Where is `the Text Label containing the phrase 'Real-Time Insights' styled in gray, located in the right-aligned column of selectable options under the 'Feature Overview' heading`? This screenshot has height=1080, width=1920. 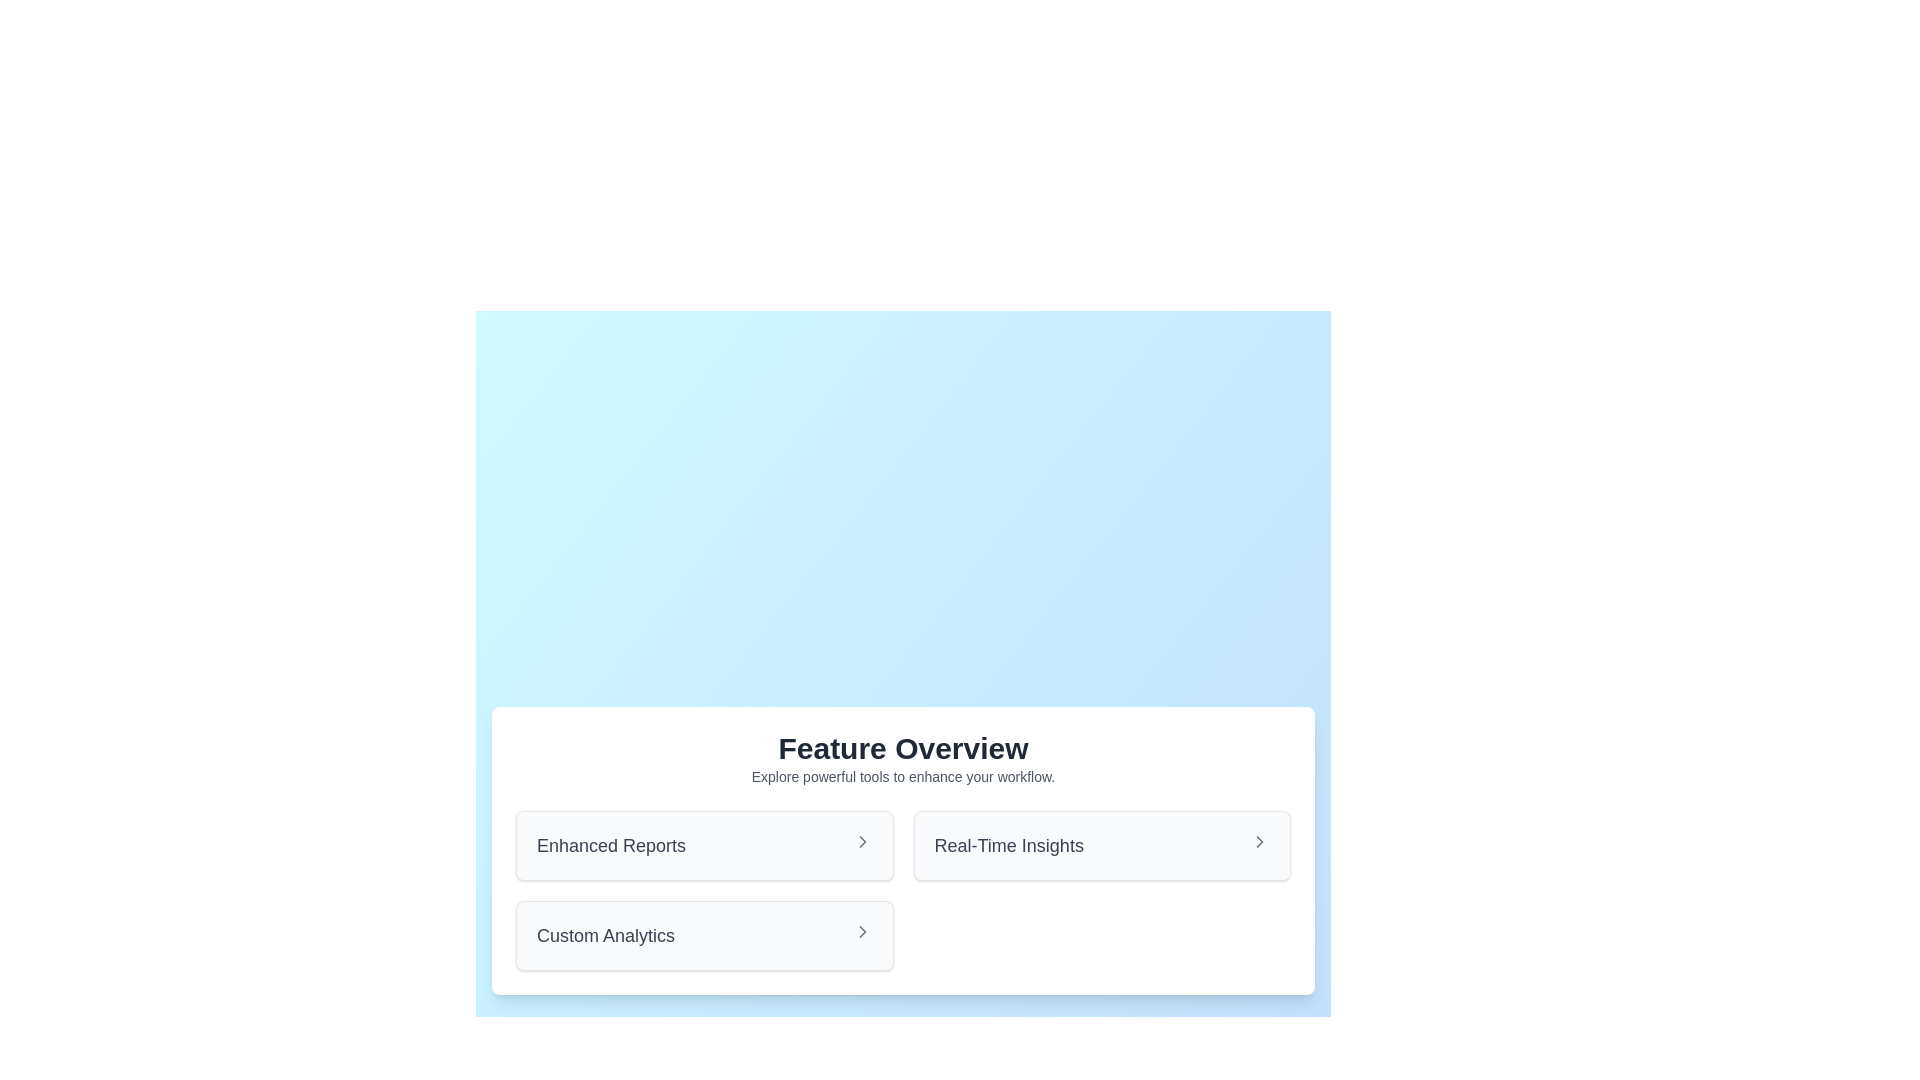 the Text Label containing the phrase 'Real-Time Insights' styled in gray, located in the right-aligned column of selectable options under the 'Feature Overview' heading is located at coordinates (1009, 845).